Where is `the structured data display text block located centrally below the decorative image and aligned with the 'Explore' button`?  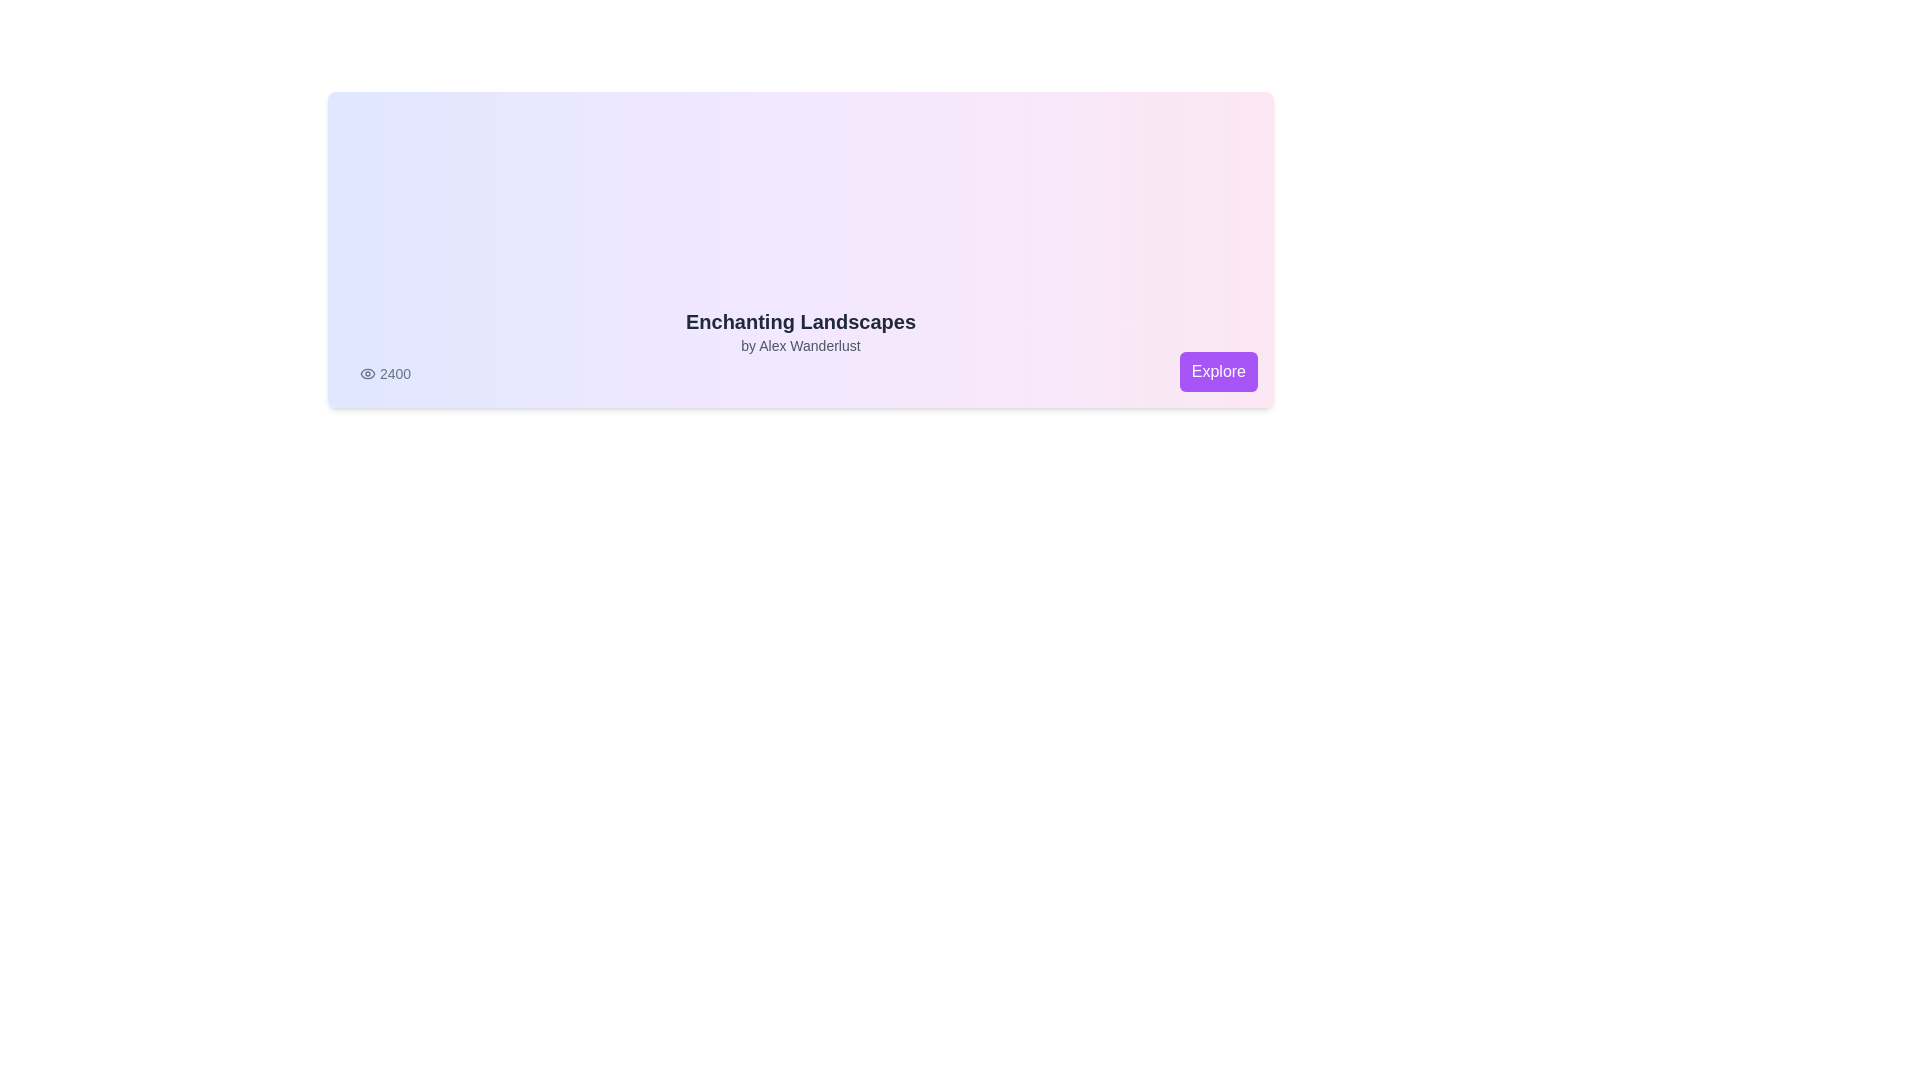
the structured data display text block located centrally below the decorative image and aligned with the 'Explore' button is located at coordinates (801, 345).